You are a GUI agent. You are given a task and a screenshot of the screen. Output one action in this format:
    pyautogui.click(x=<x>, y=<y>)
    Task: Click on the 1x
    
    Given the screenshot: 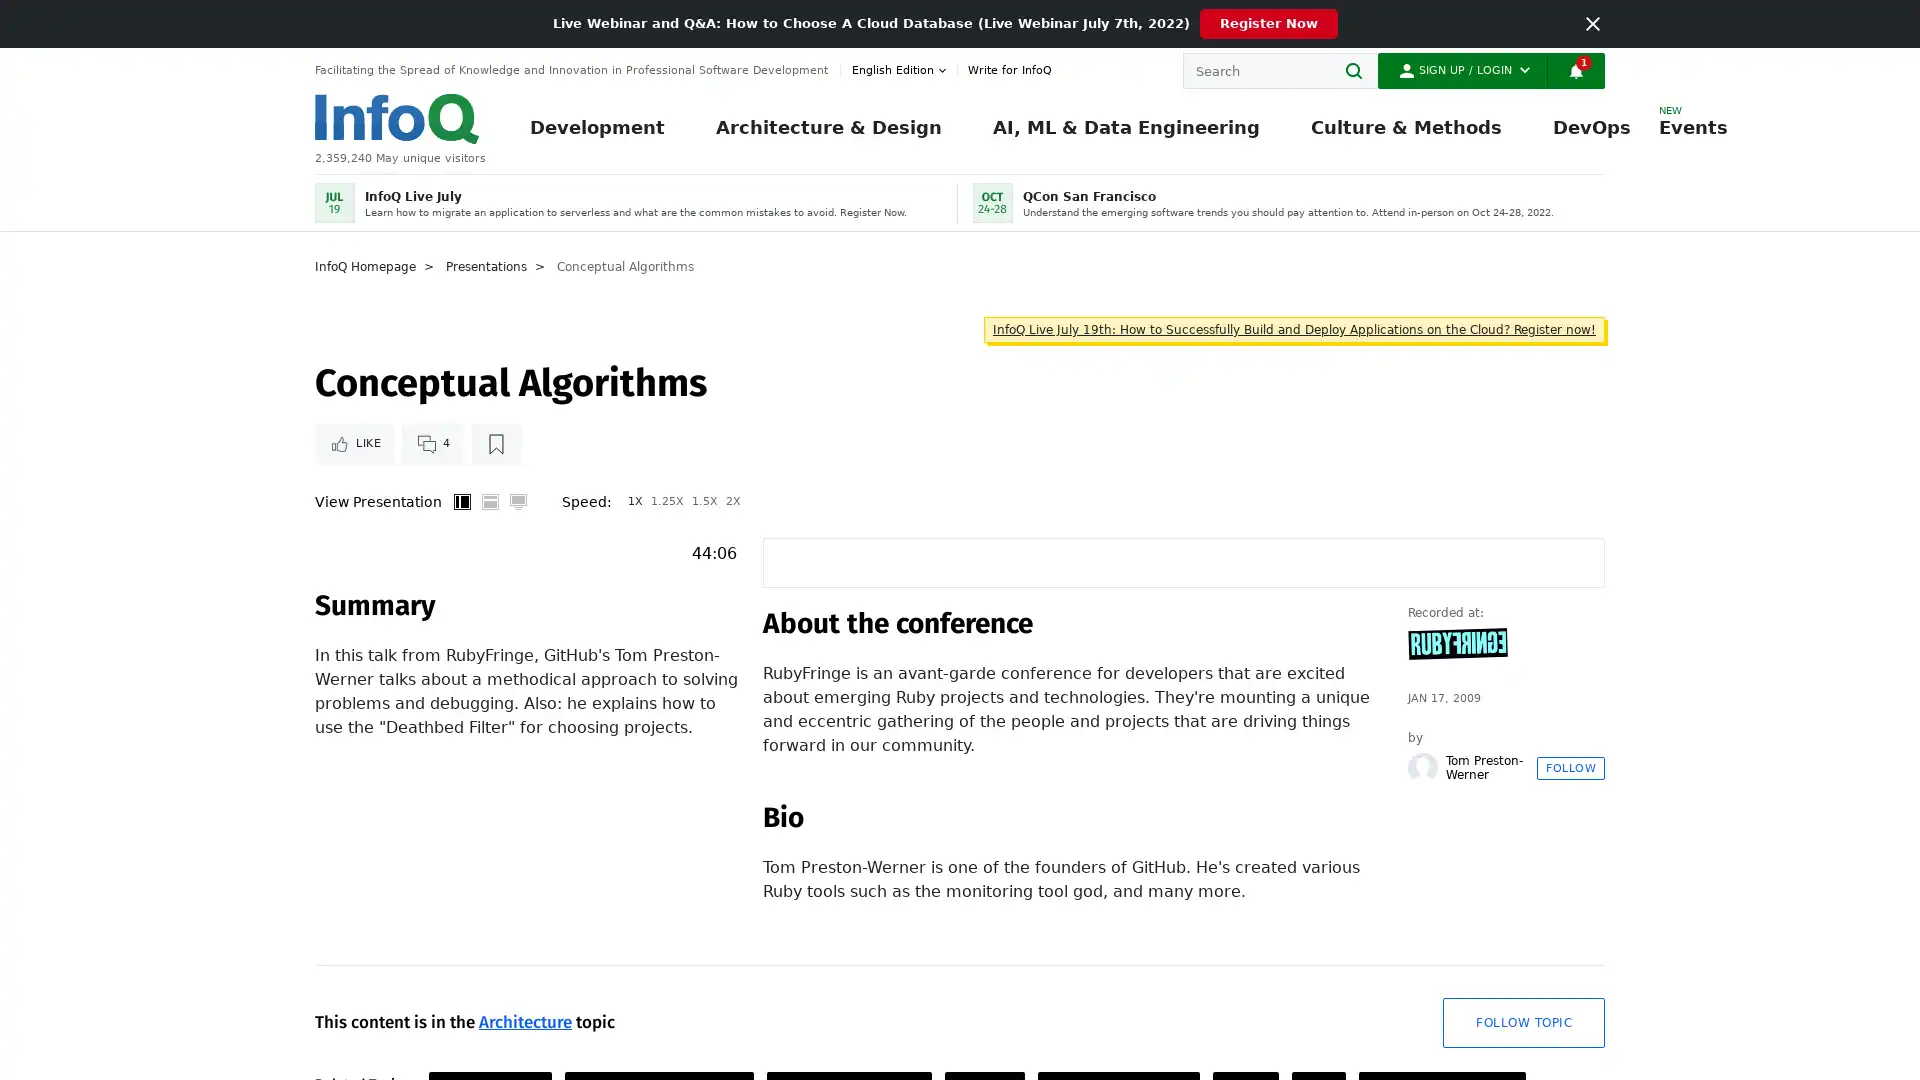 What is the action you would take?
    pyautogui.click(x=634, y=573)
    